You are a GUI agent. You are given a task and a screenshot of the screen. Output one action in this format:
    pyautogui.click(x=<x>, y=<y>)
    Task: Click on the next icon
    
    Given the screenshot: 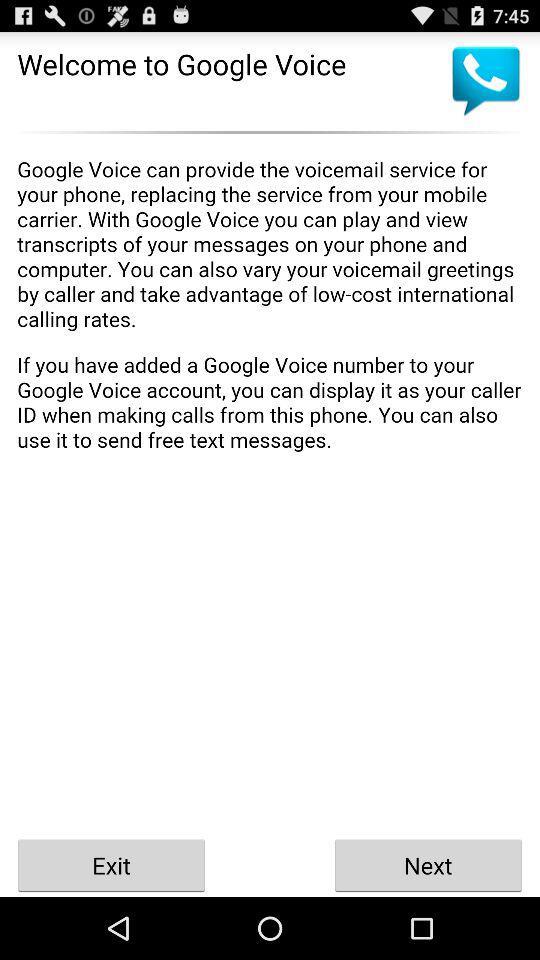 What is the action you would take?
    pyautogui.click(x=427, y=864)
    